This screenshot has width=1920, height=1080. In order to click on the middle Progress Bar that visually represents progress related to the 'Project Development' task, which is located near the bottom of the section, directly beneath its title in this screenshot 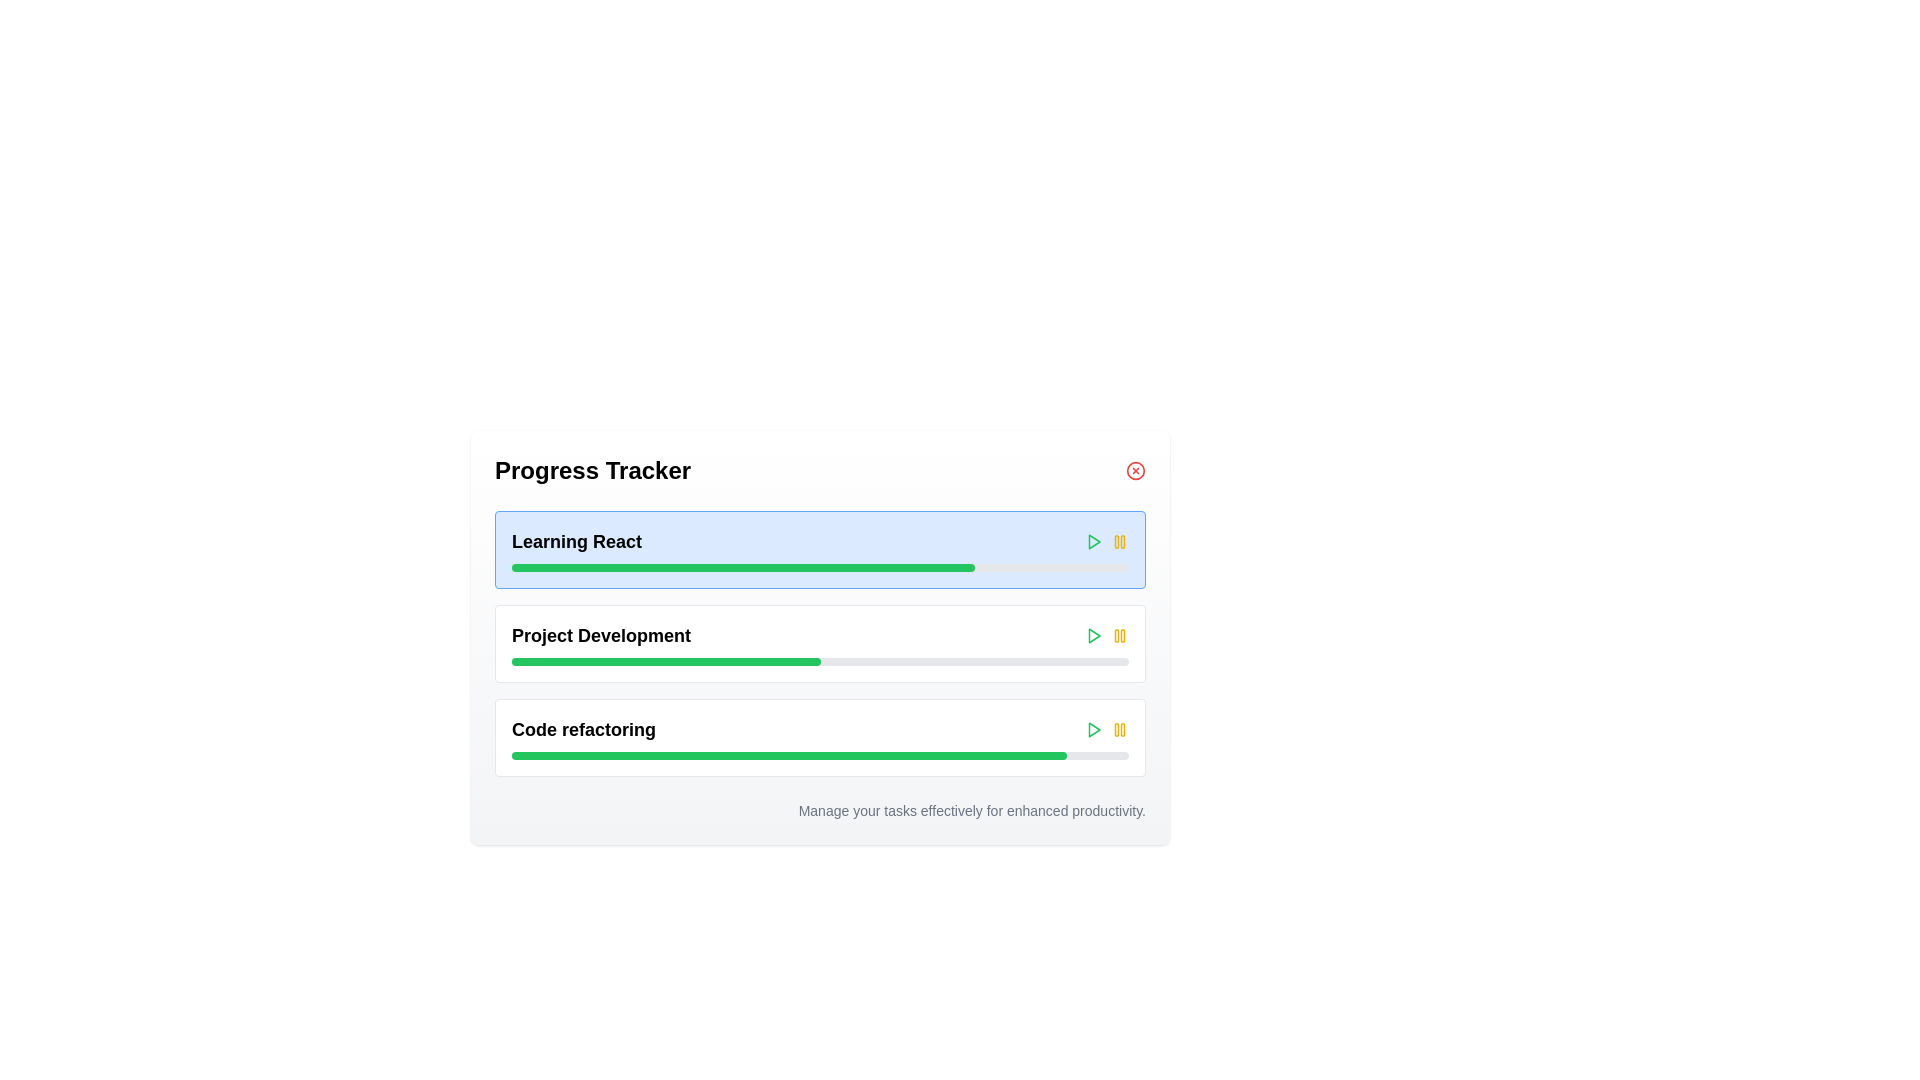, I will do `click(820, 662)`.